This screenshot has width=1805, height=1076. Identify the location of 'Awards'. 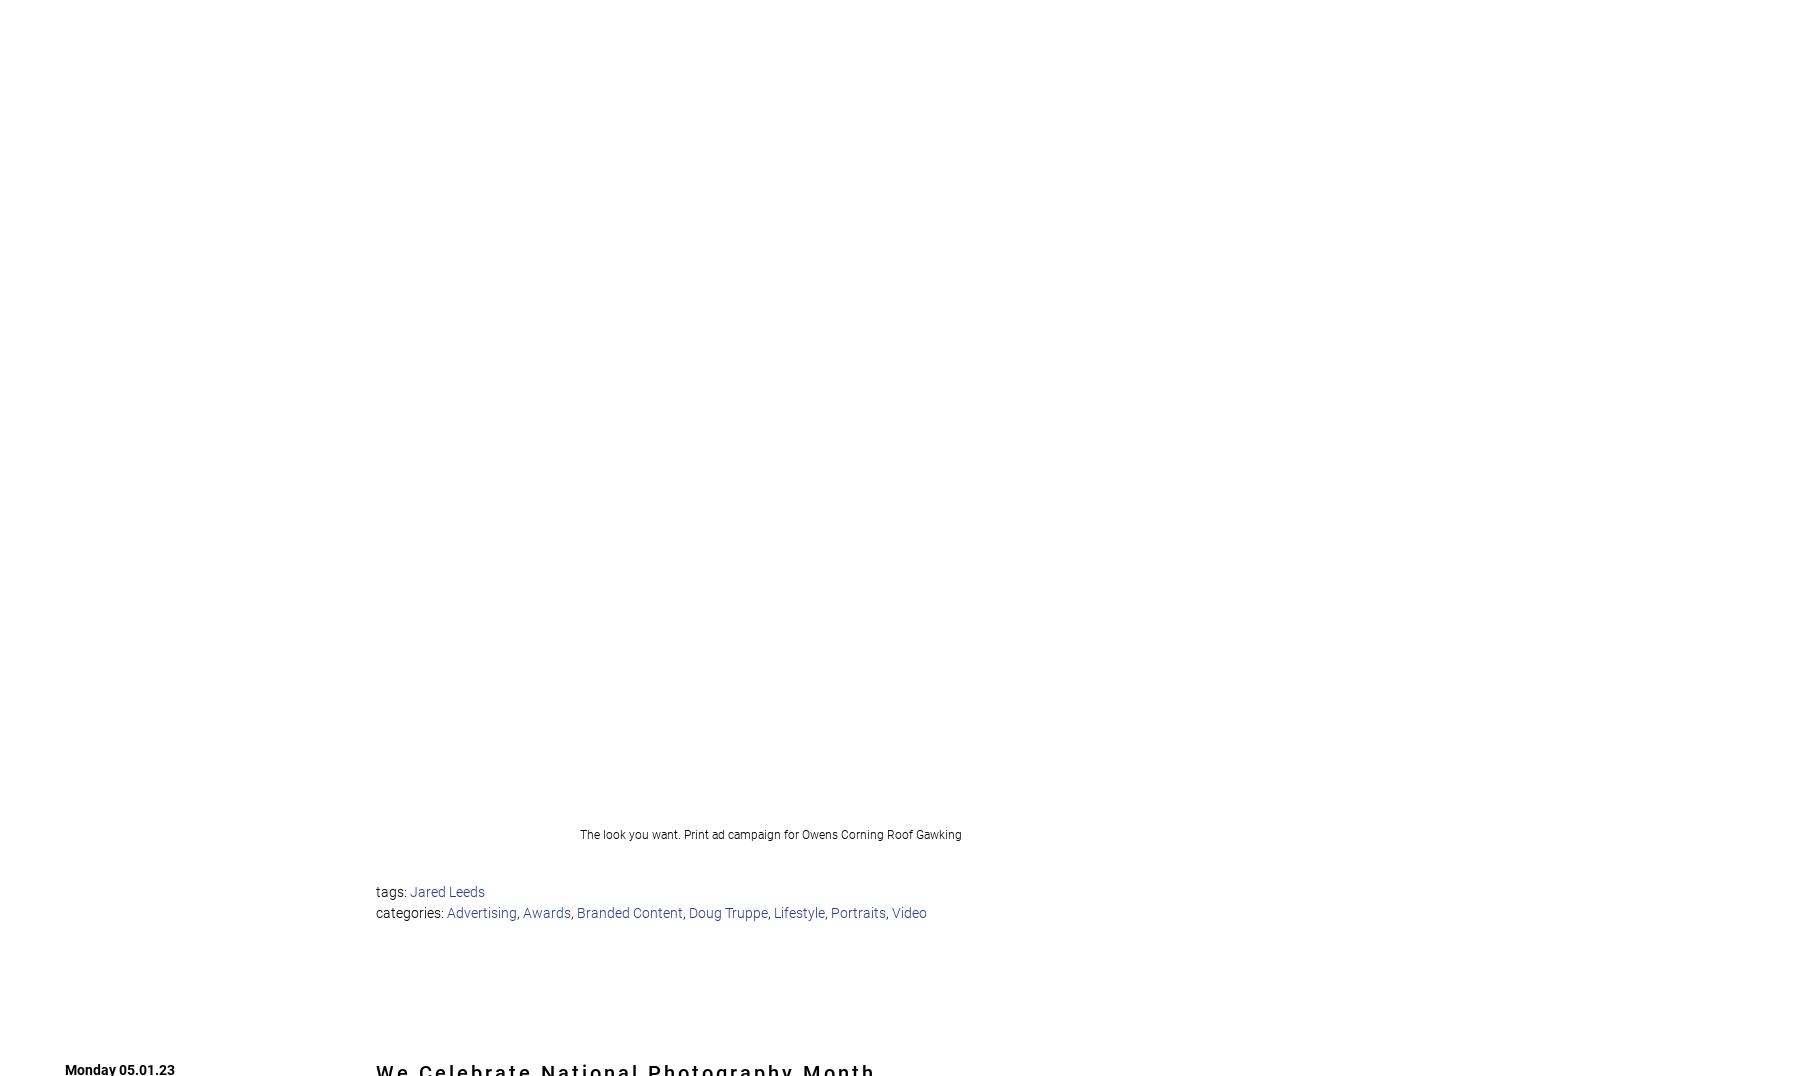
(523, 911).